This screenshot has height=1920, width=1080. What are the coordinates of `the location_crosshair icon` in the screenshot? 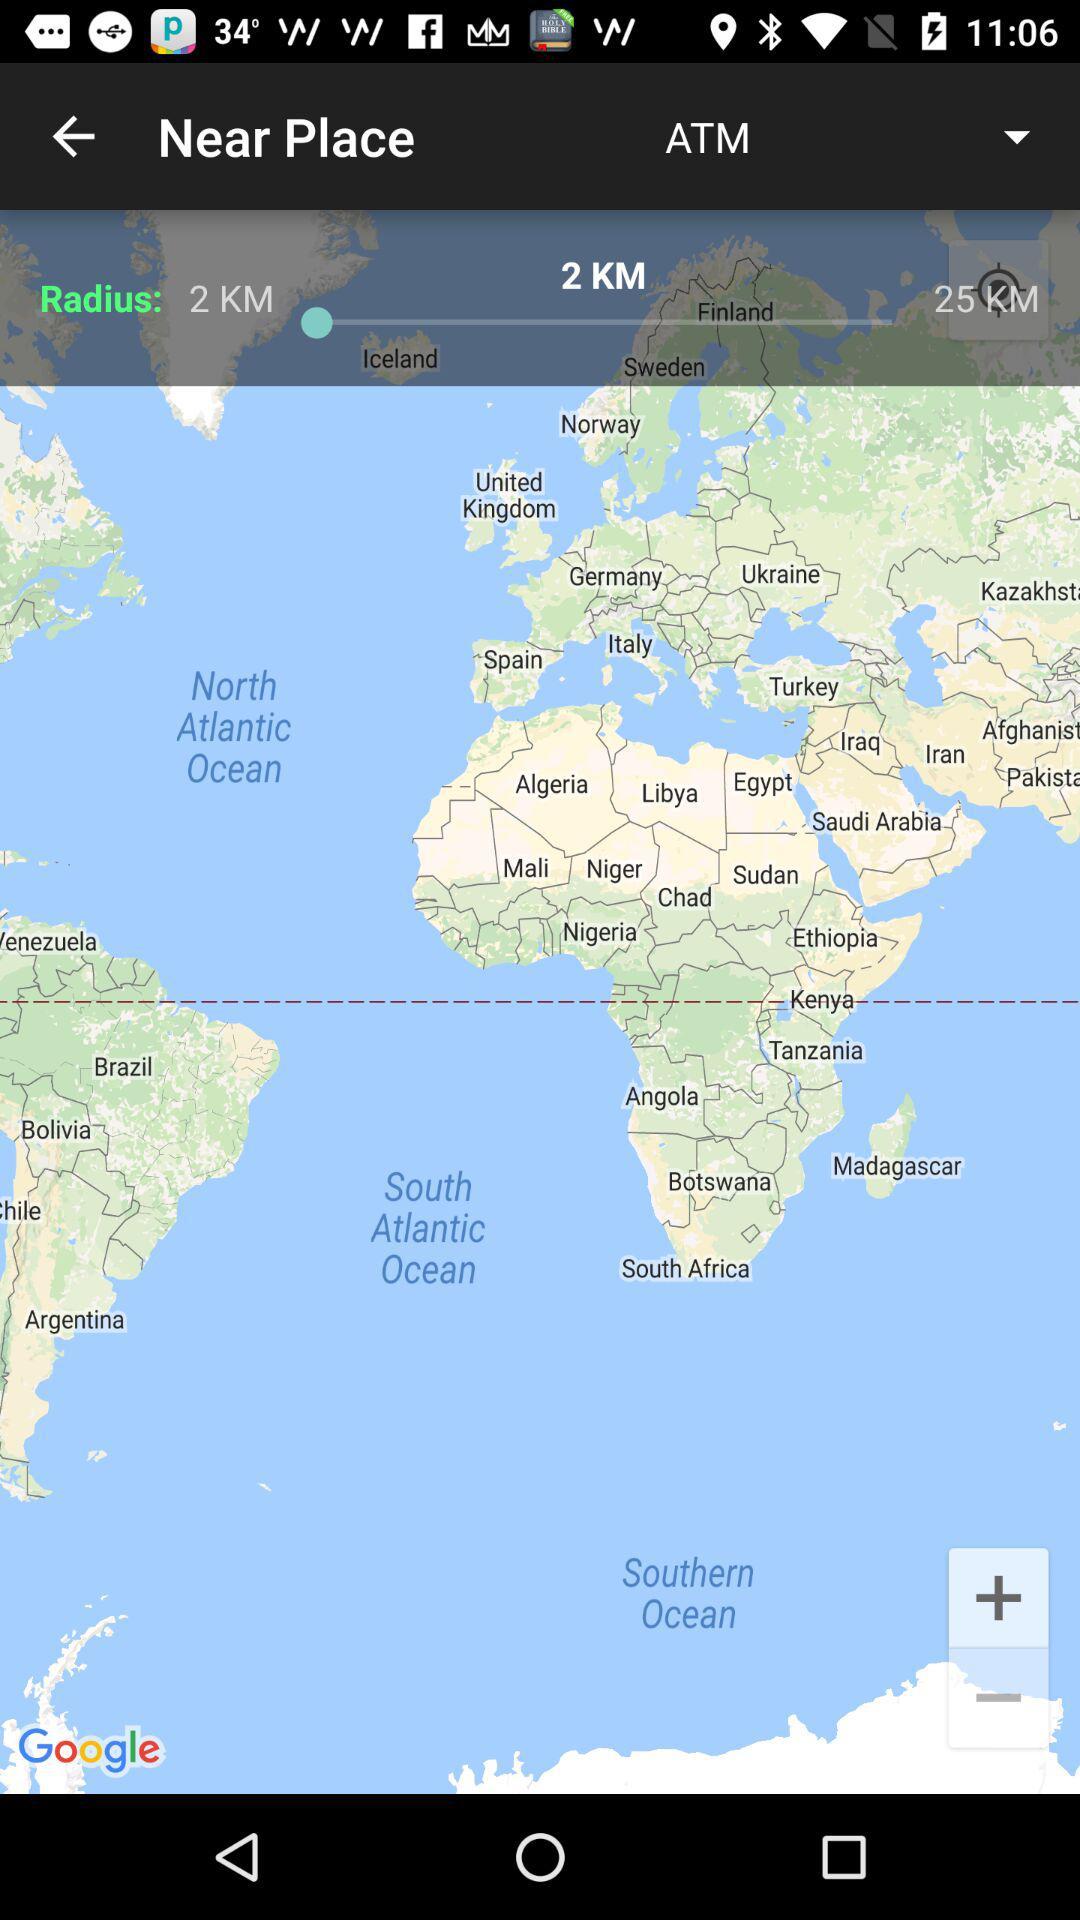 It's located at (998, 290).